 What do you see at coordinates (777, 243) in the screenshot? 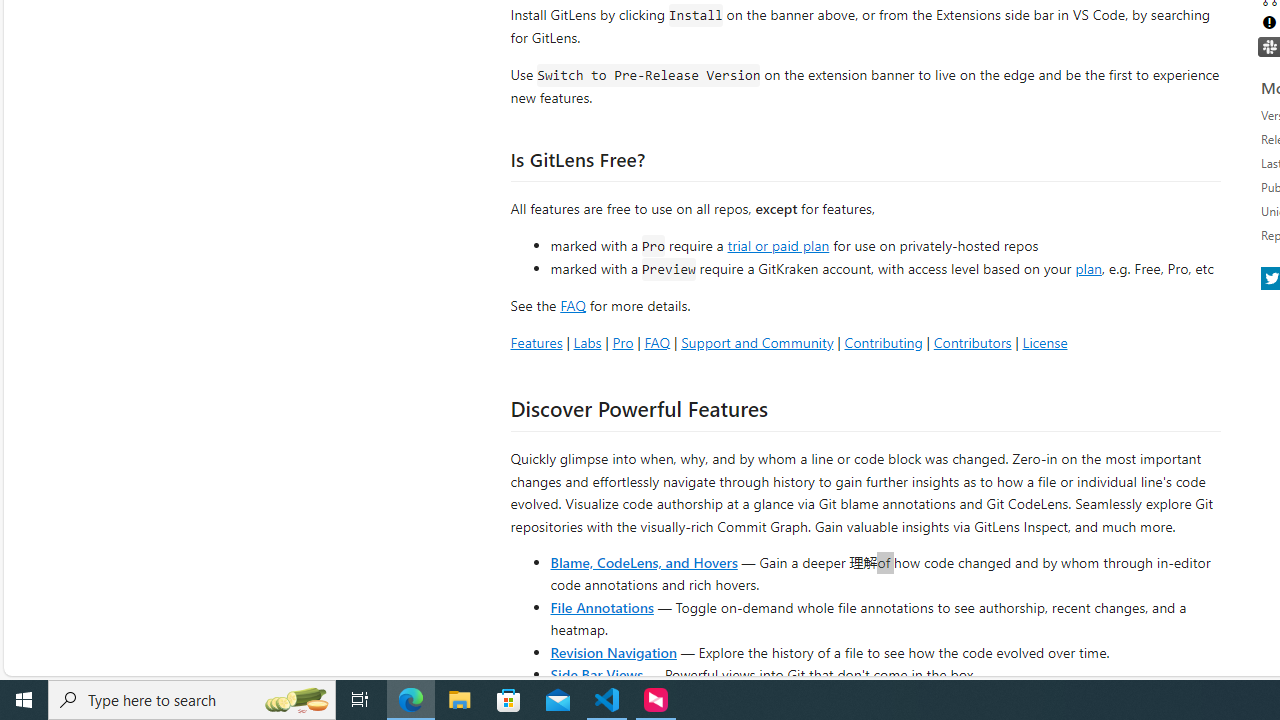
I see `'trial or paid plan'` at bounding box center [777, 243].